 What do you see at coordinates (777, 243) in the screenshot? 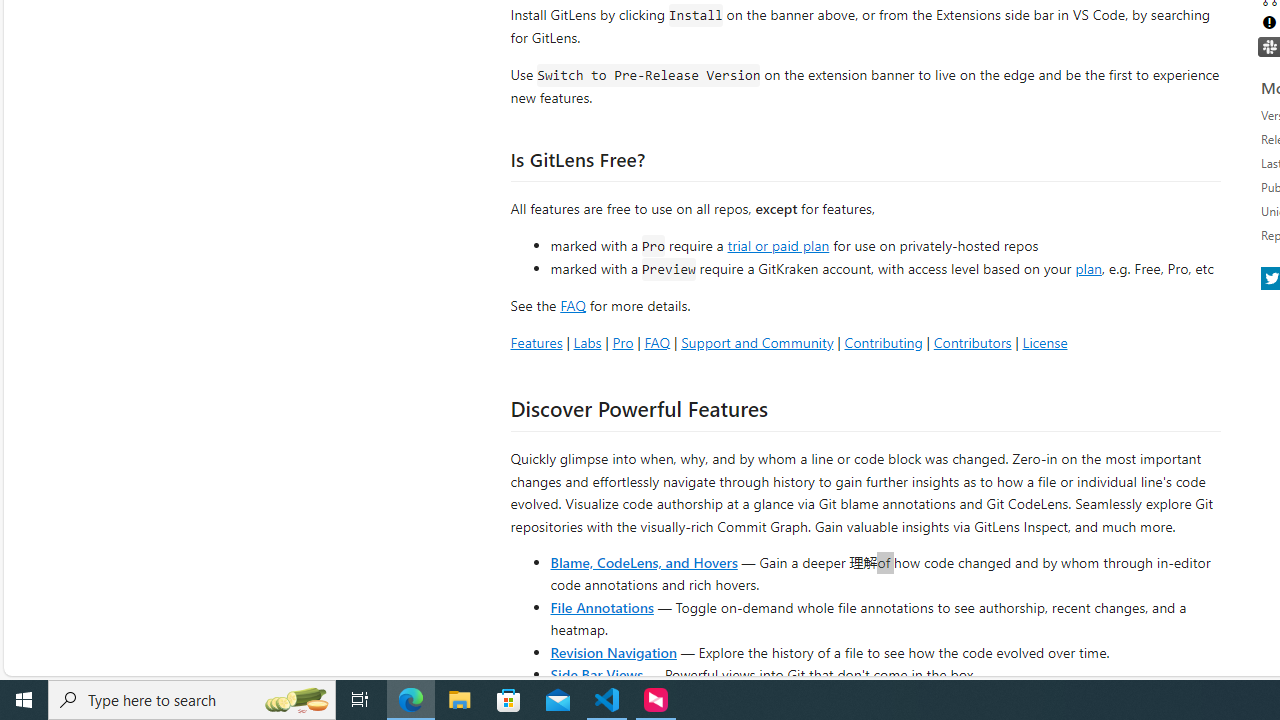
I see `'trial or paid plan'` at bounding box center [777, 243].